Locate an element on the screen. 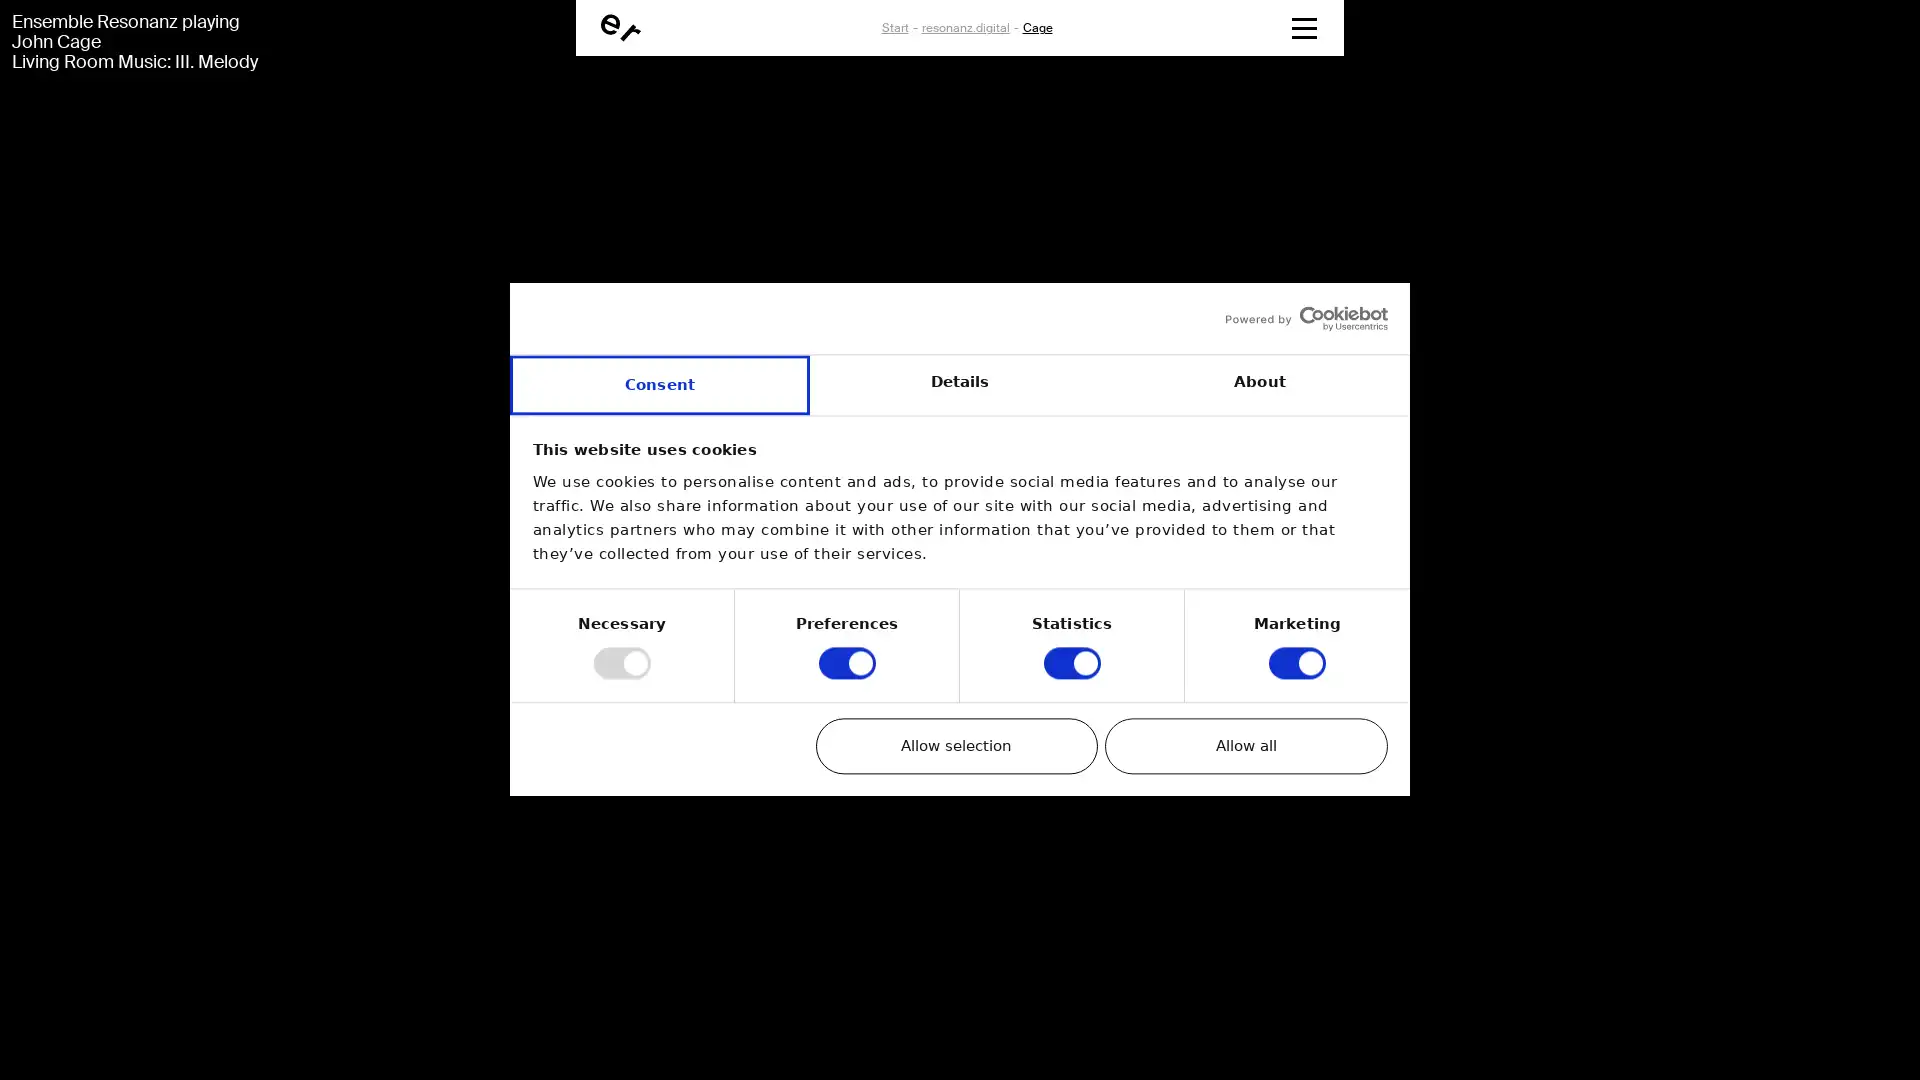  04 is located at coordinates (590, 1056).